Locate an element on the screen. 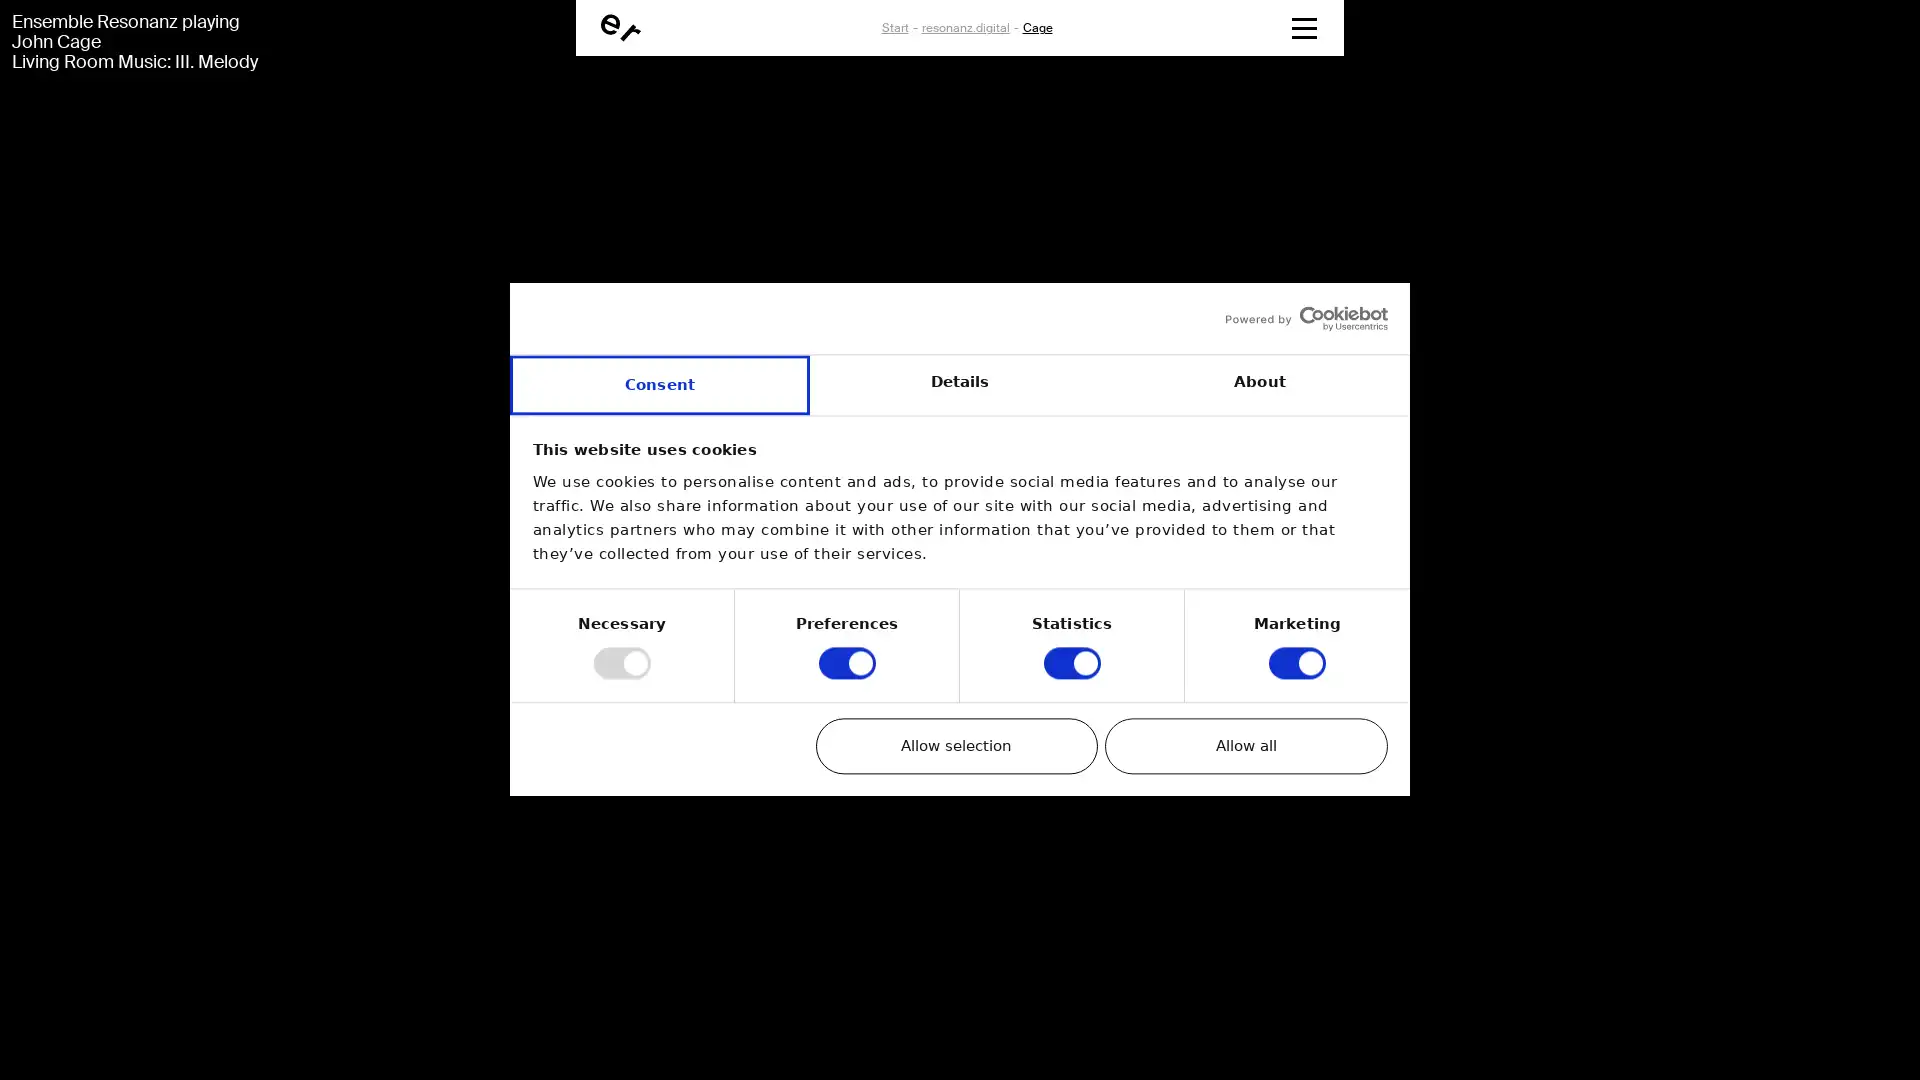  04 is located at coordinates (590, 1056).